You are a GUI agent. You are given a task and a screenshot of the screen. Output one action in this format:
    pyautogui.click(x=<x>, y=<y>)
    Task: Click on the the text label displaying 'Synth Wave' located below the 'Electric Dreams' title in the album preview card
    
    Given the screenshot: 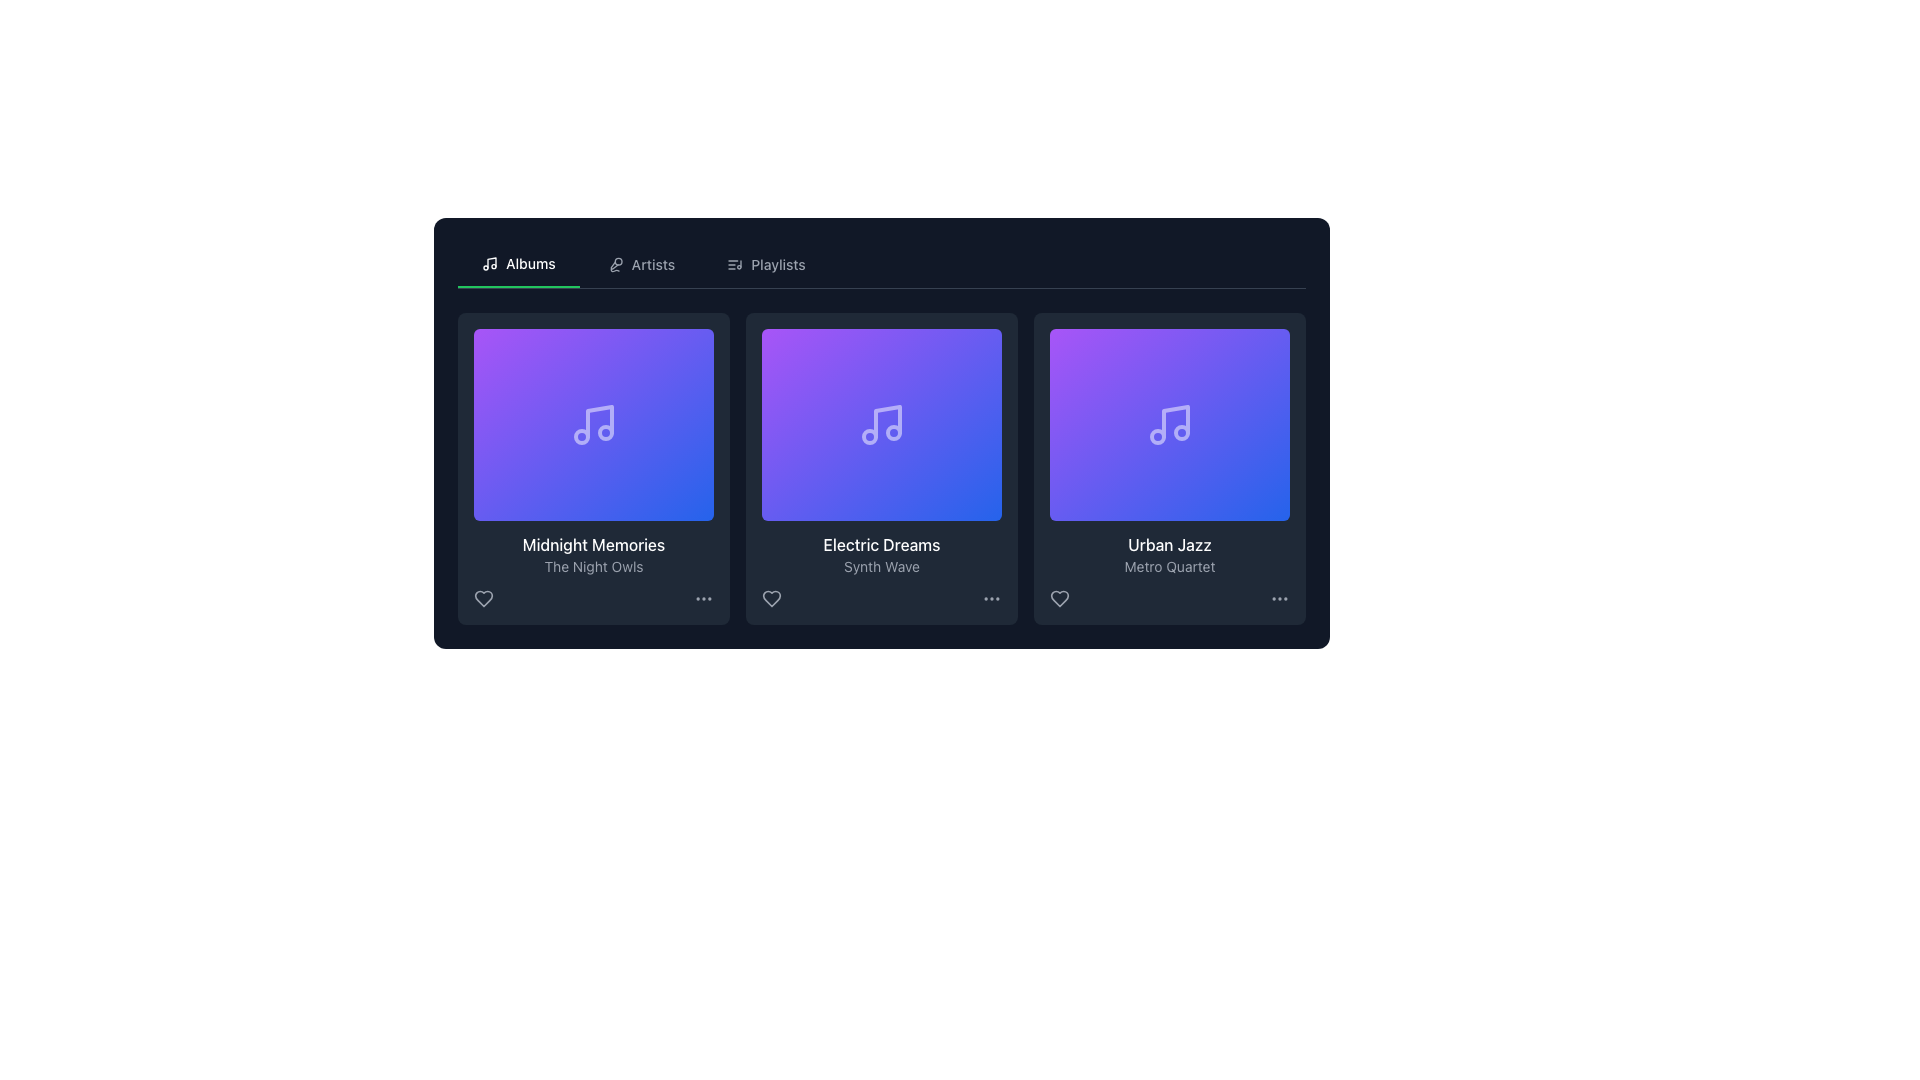 What is the action you would take?
    pyautogui.click(x=881, y=567)
    